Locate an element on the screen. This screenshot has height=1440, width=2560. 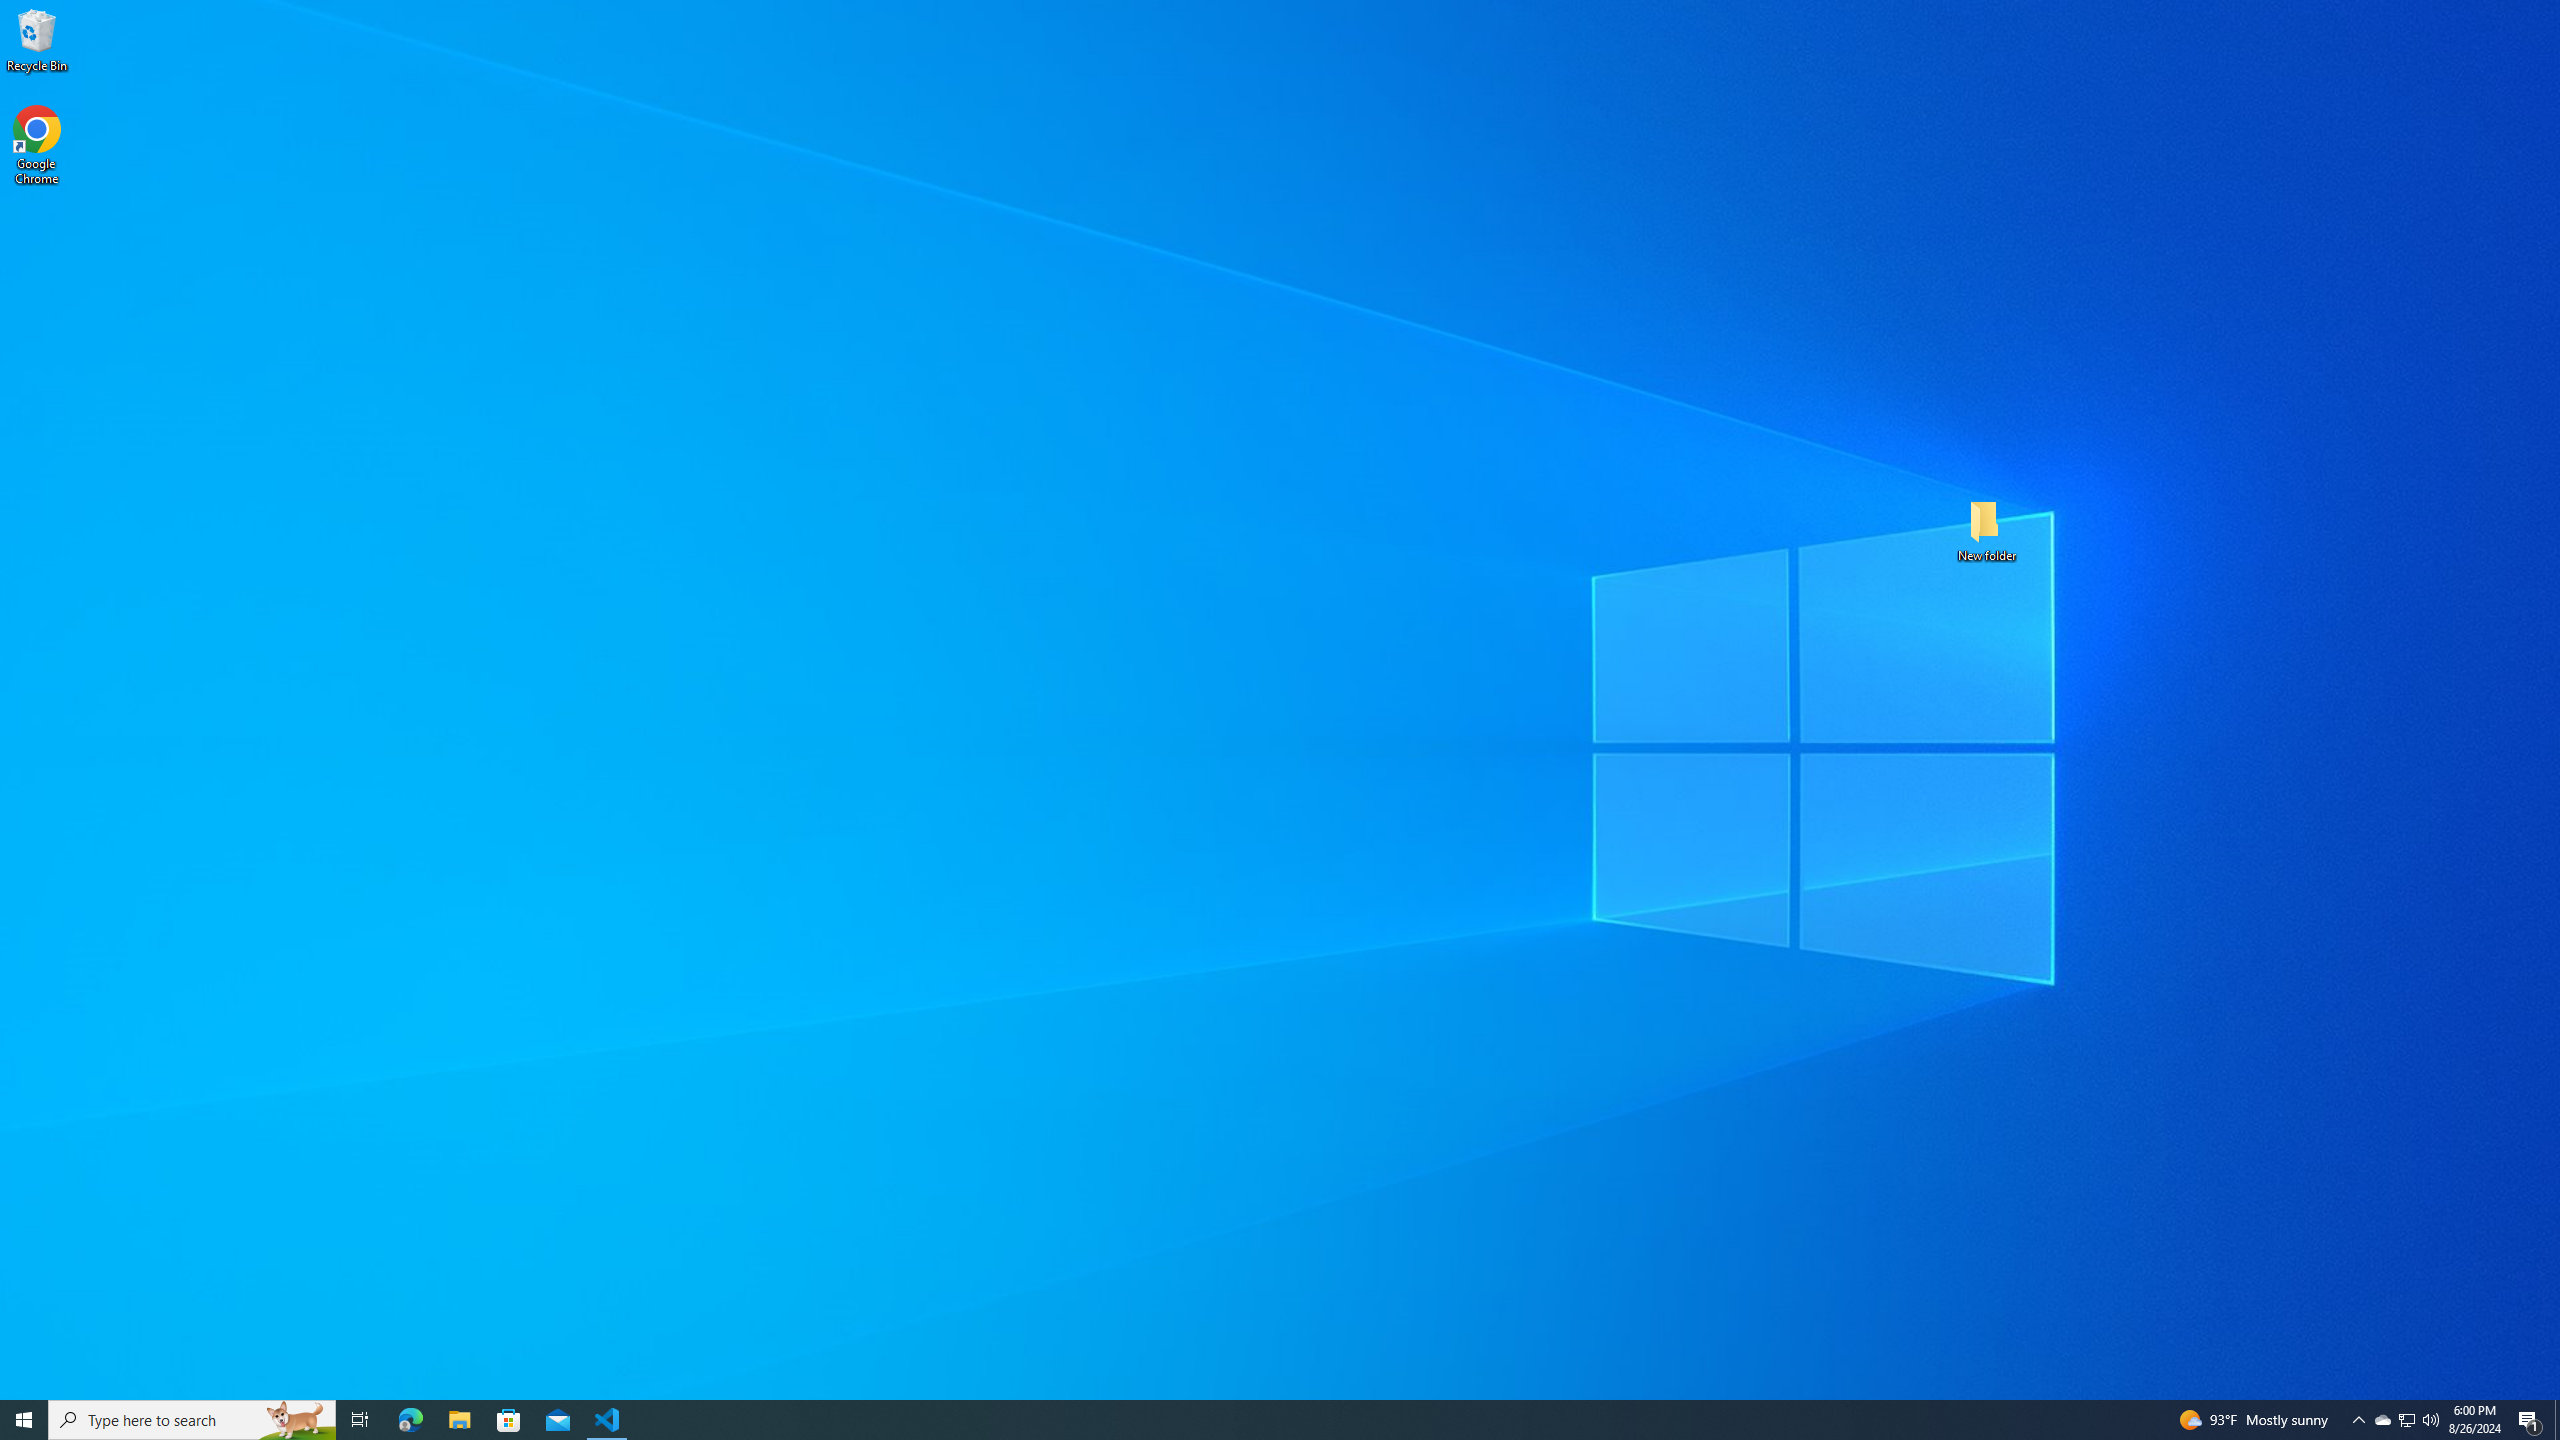
'Google Chrome' is located at coordinates (36, 145).